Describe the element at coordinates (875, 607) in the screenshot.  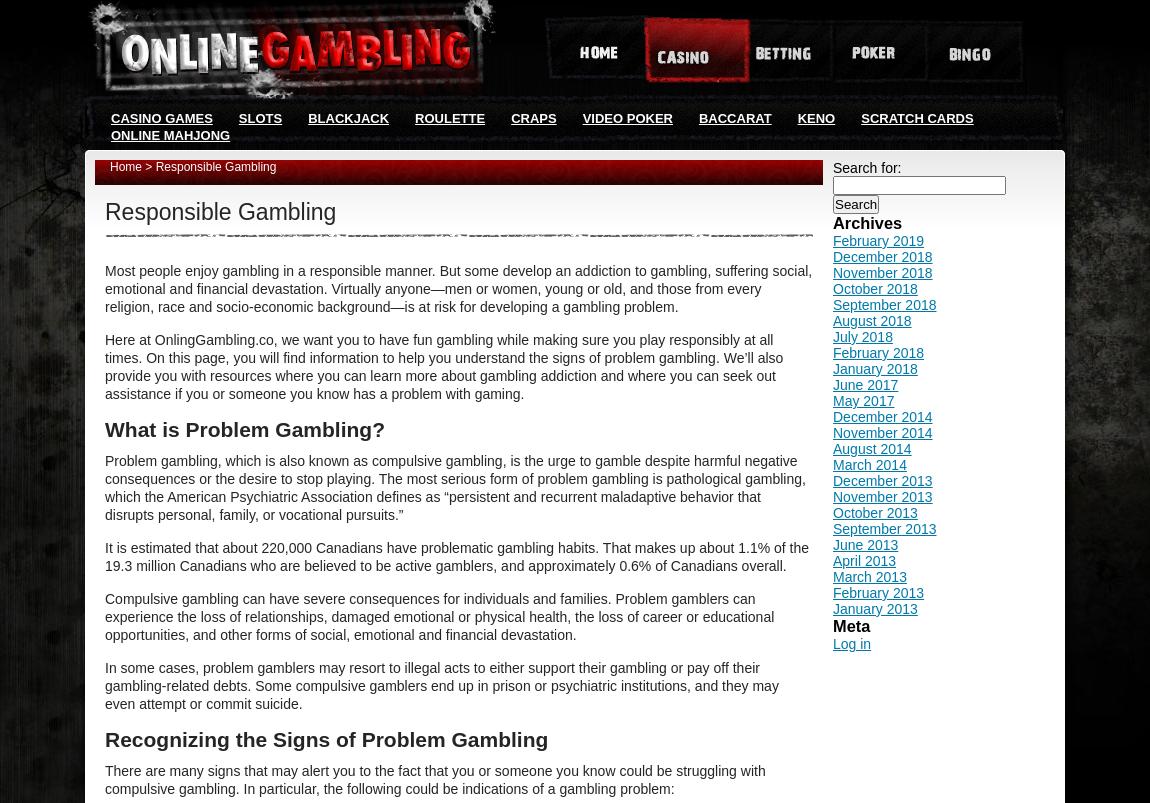
I see `'January 2013'` at that location.